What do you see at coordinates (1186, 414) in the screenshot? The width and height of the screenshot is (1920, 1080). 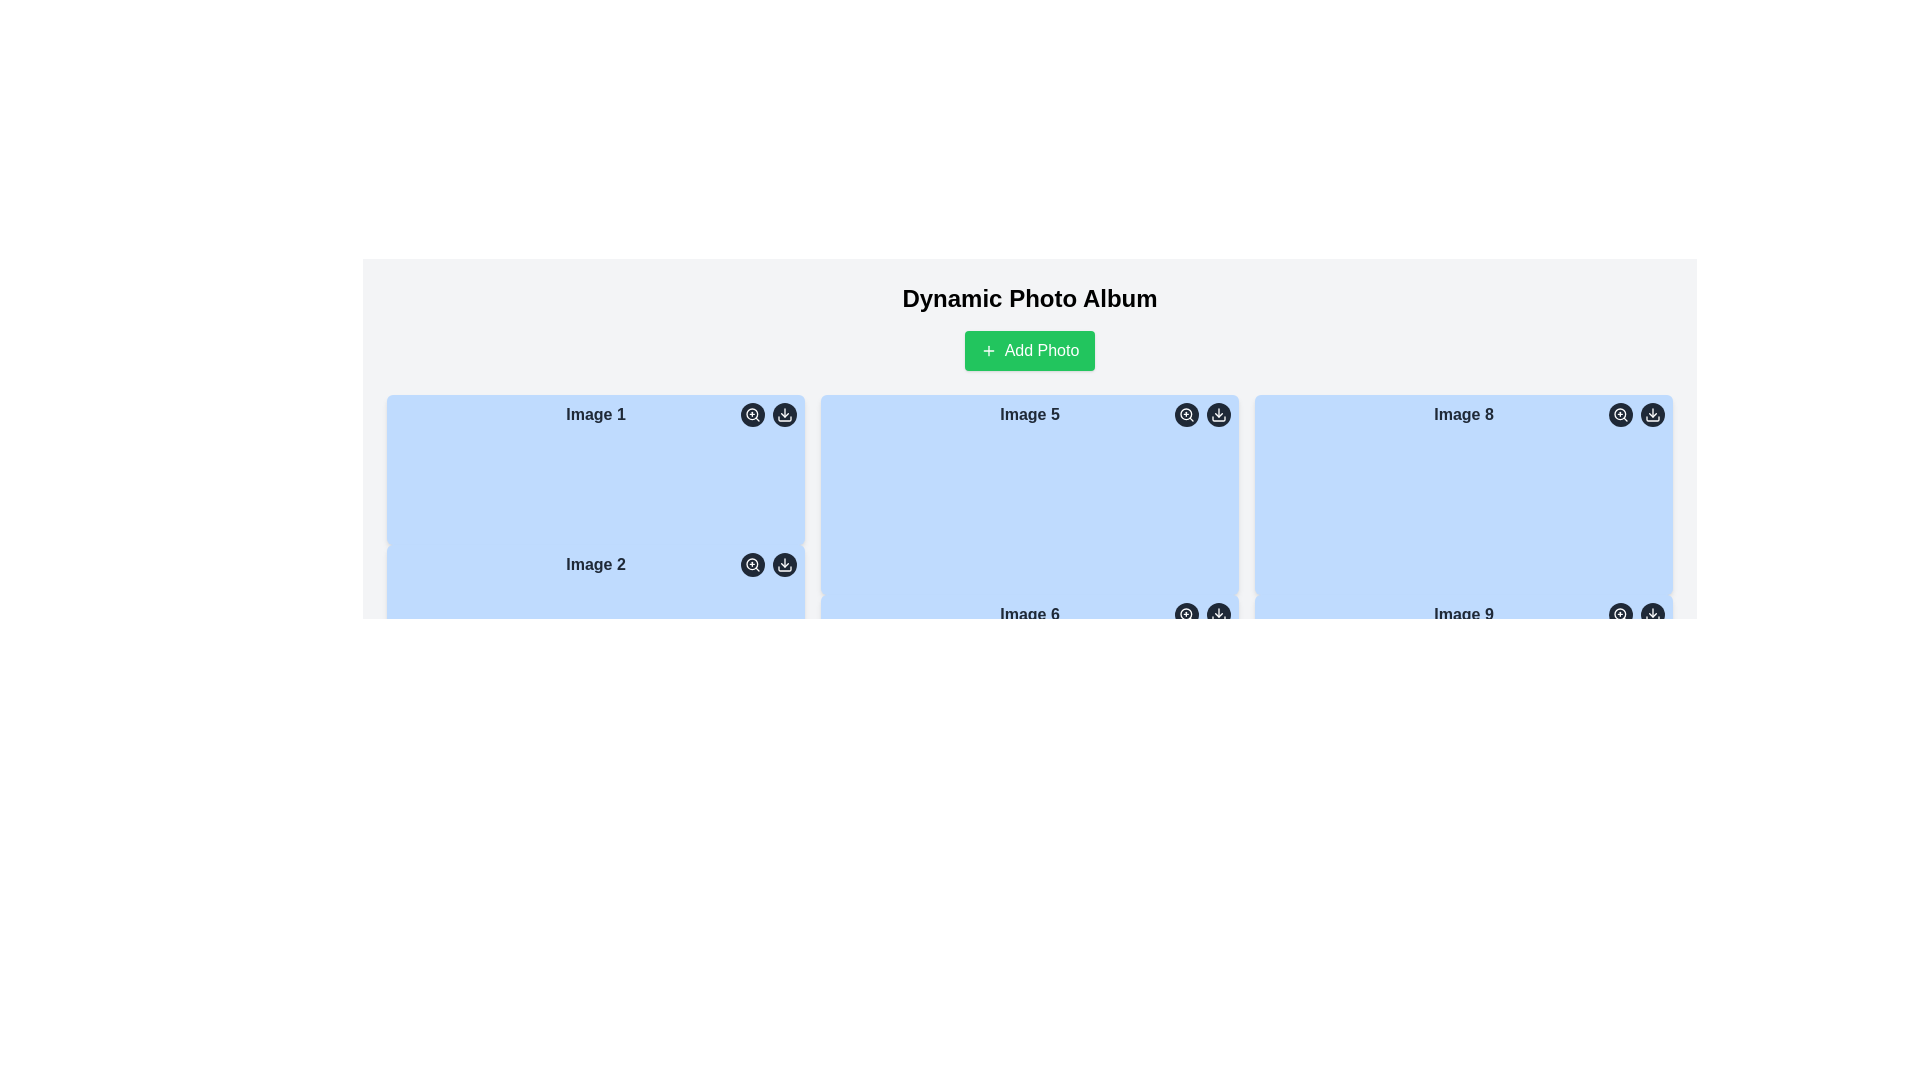 I see `the circular button with a magnifying glass icon located at the top-right corner of the 'Image 5' card` at bounding box center [1186, 414].